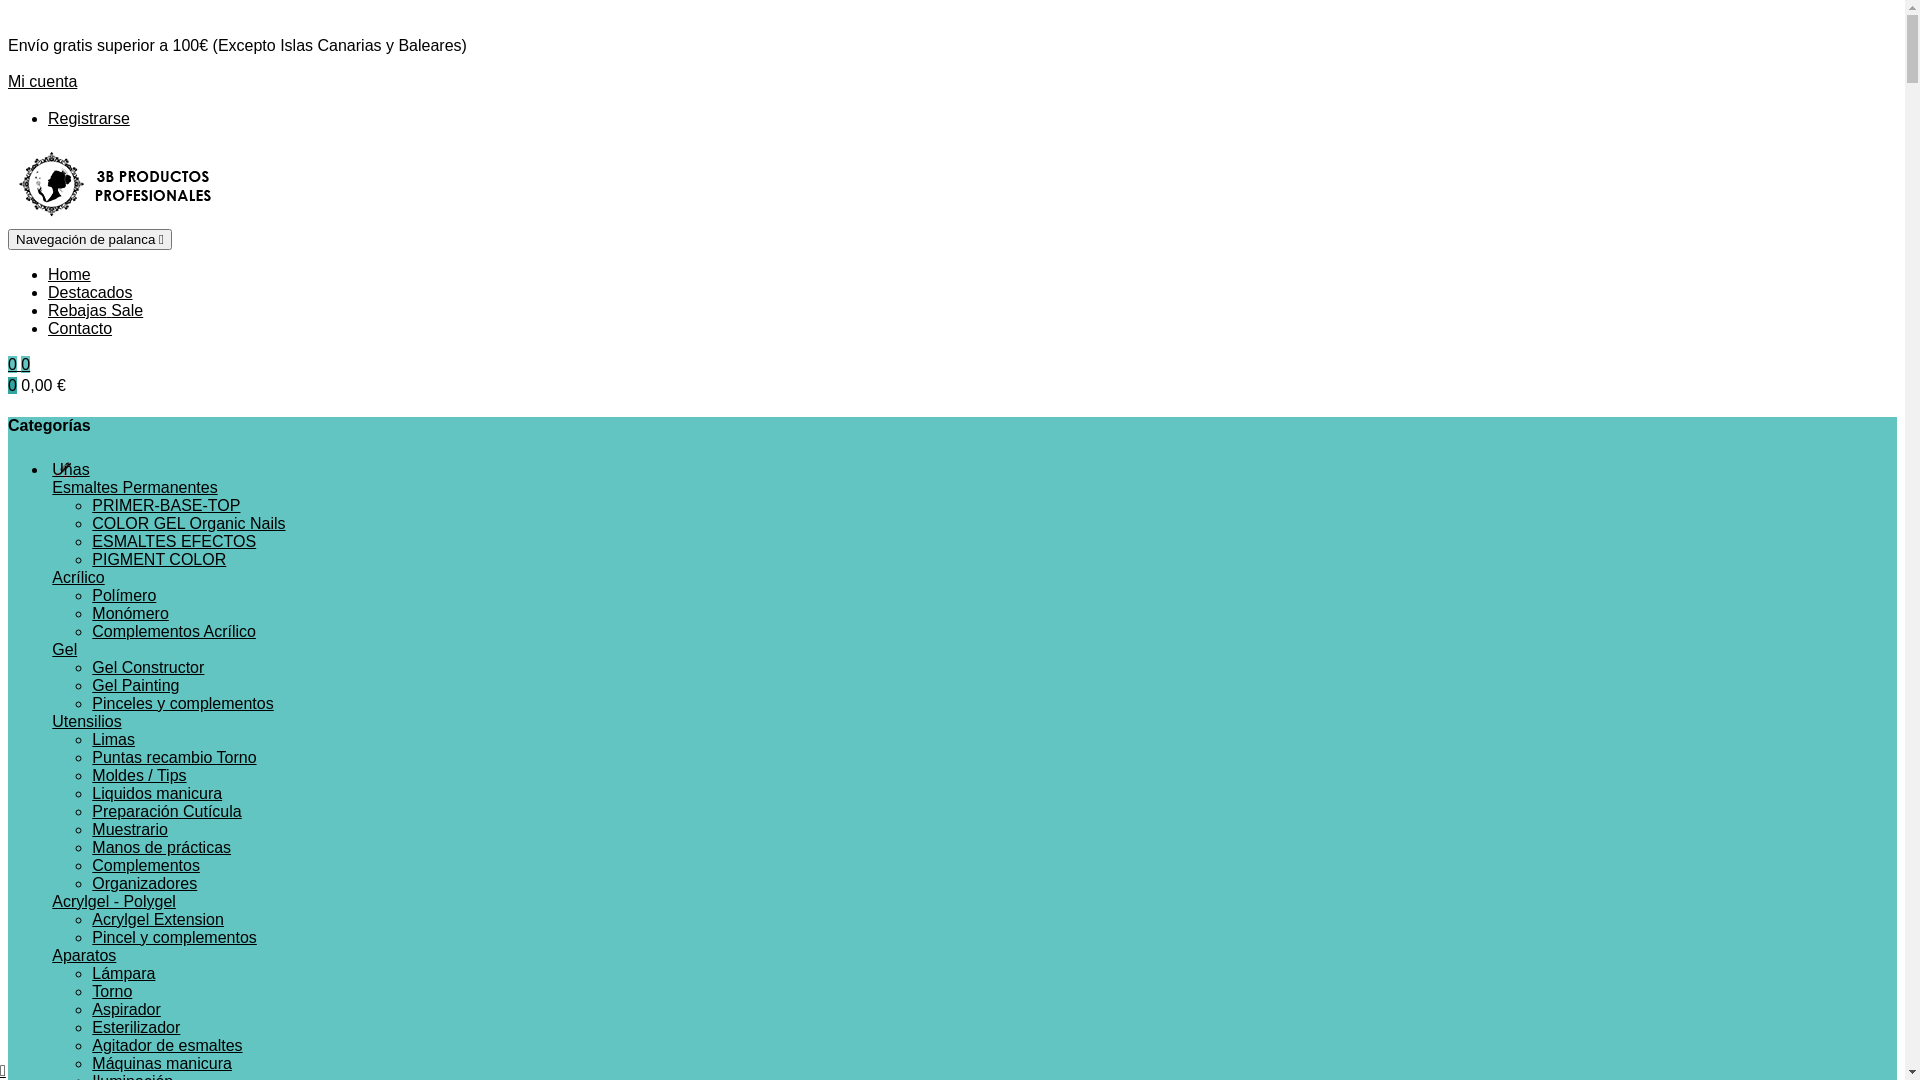 This screenshot has width=1920, height=1080. What do you see at coordinates (25, 364) in the screenshot?
I see `'0'` at bounding box center [25, 364].